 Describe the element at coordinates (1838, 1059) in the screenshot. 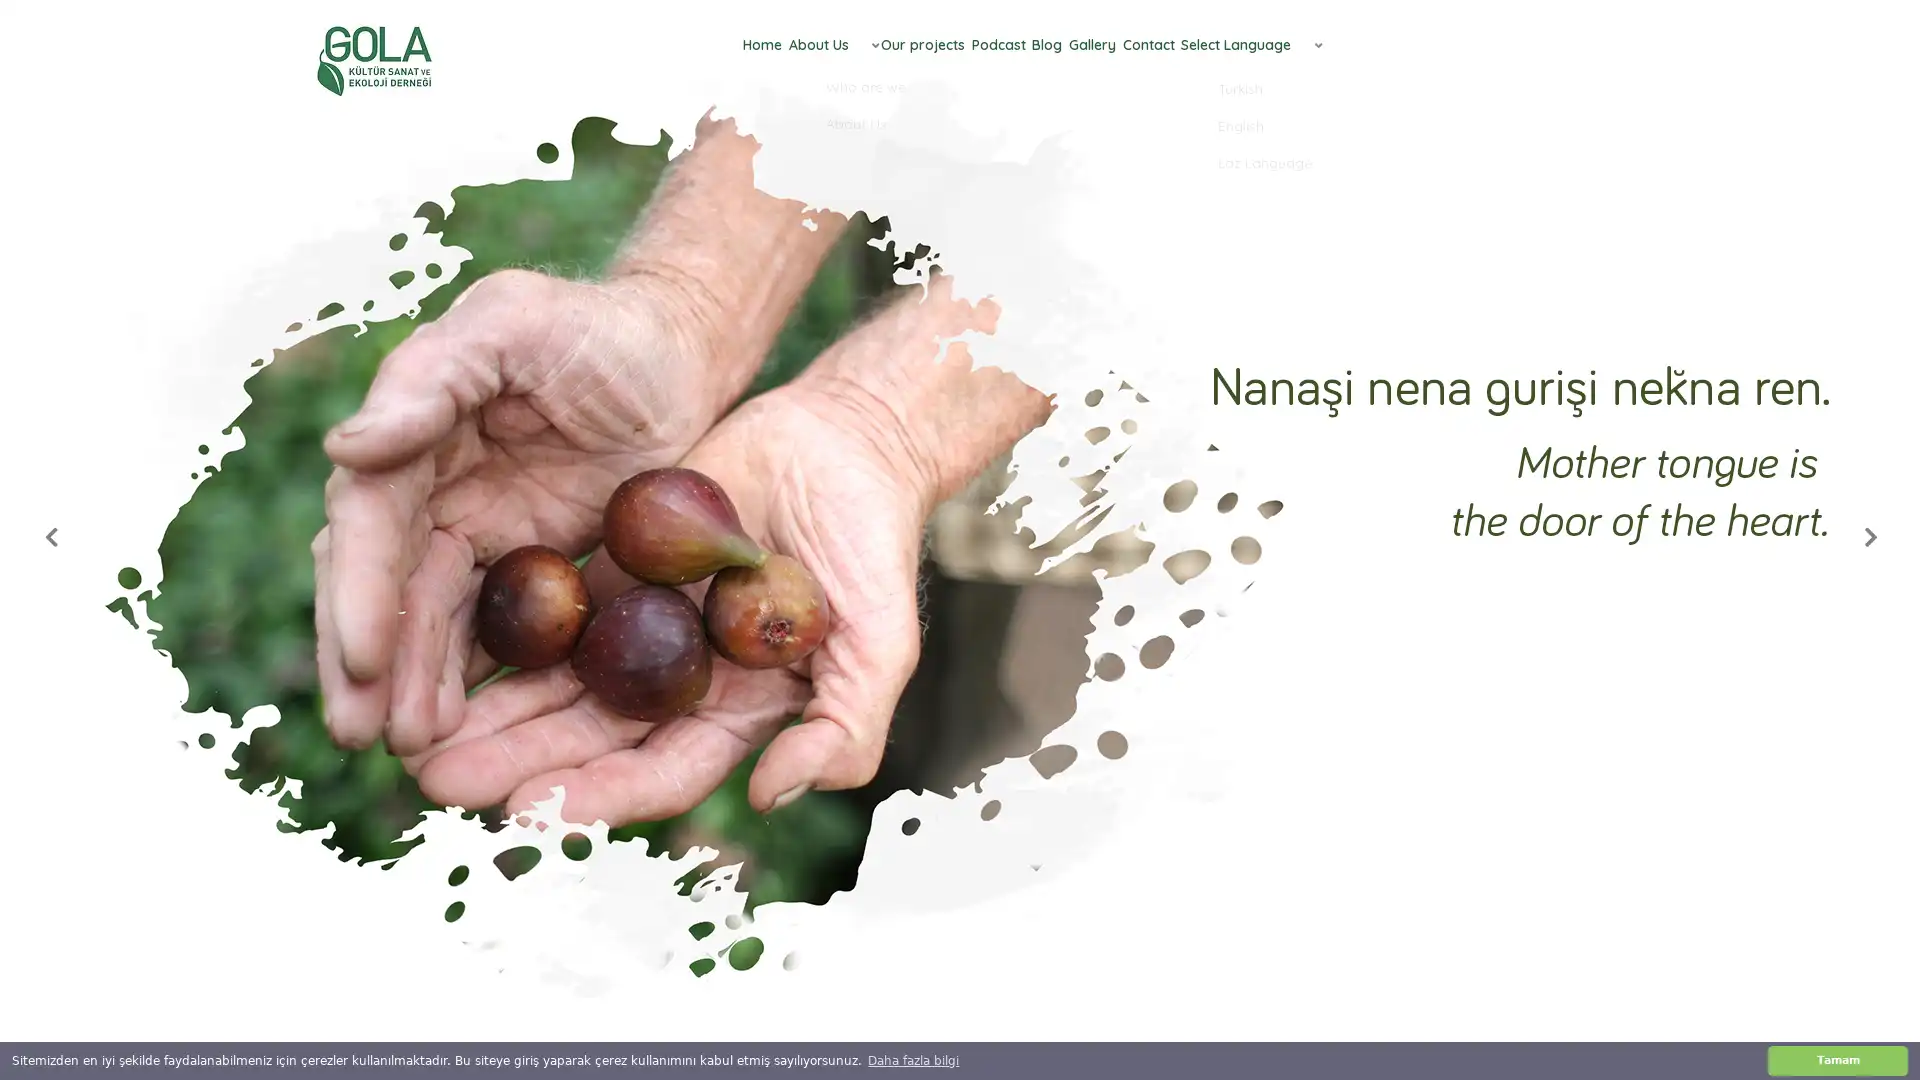

I see `erez kabul edilmedi` at that location.